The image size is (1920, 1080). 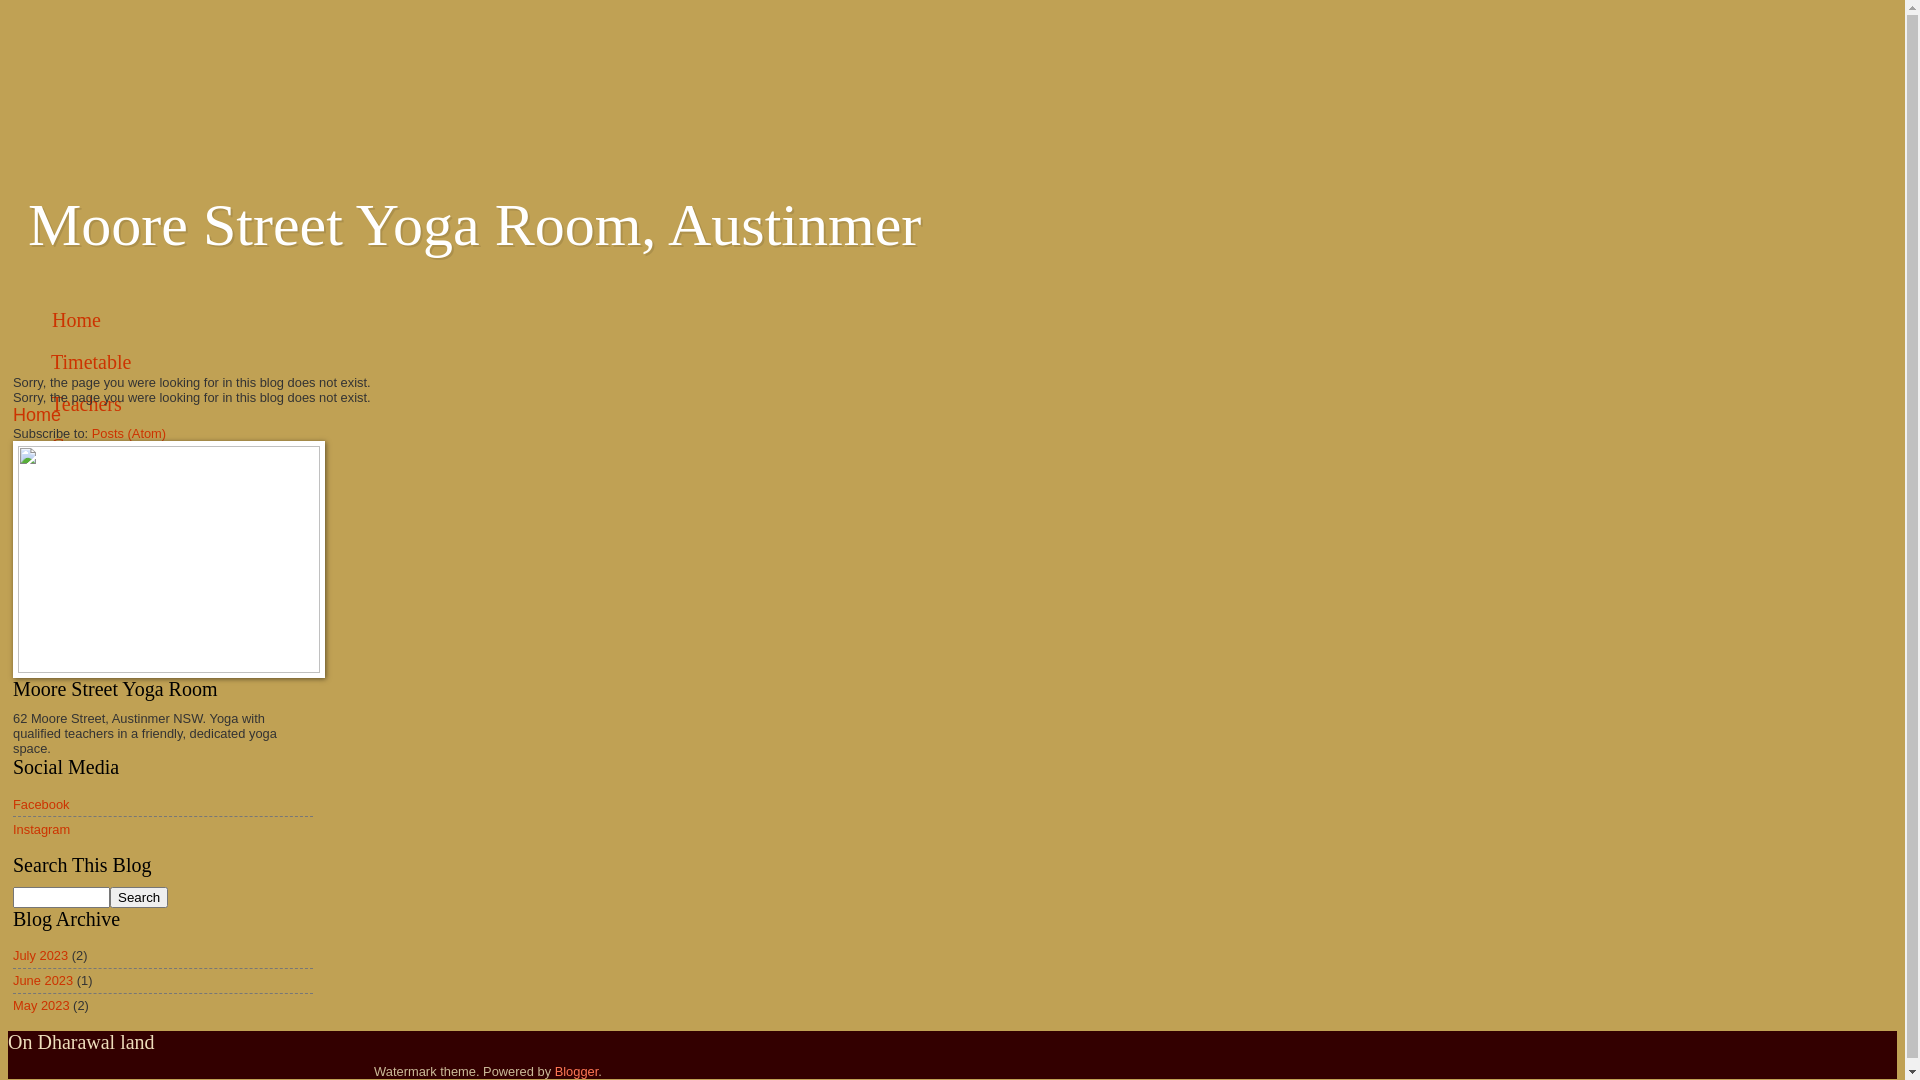 I want to click on 'Teachers', so click(x=85, y=404).